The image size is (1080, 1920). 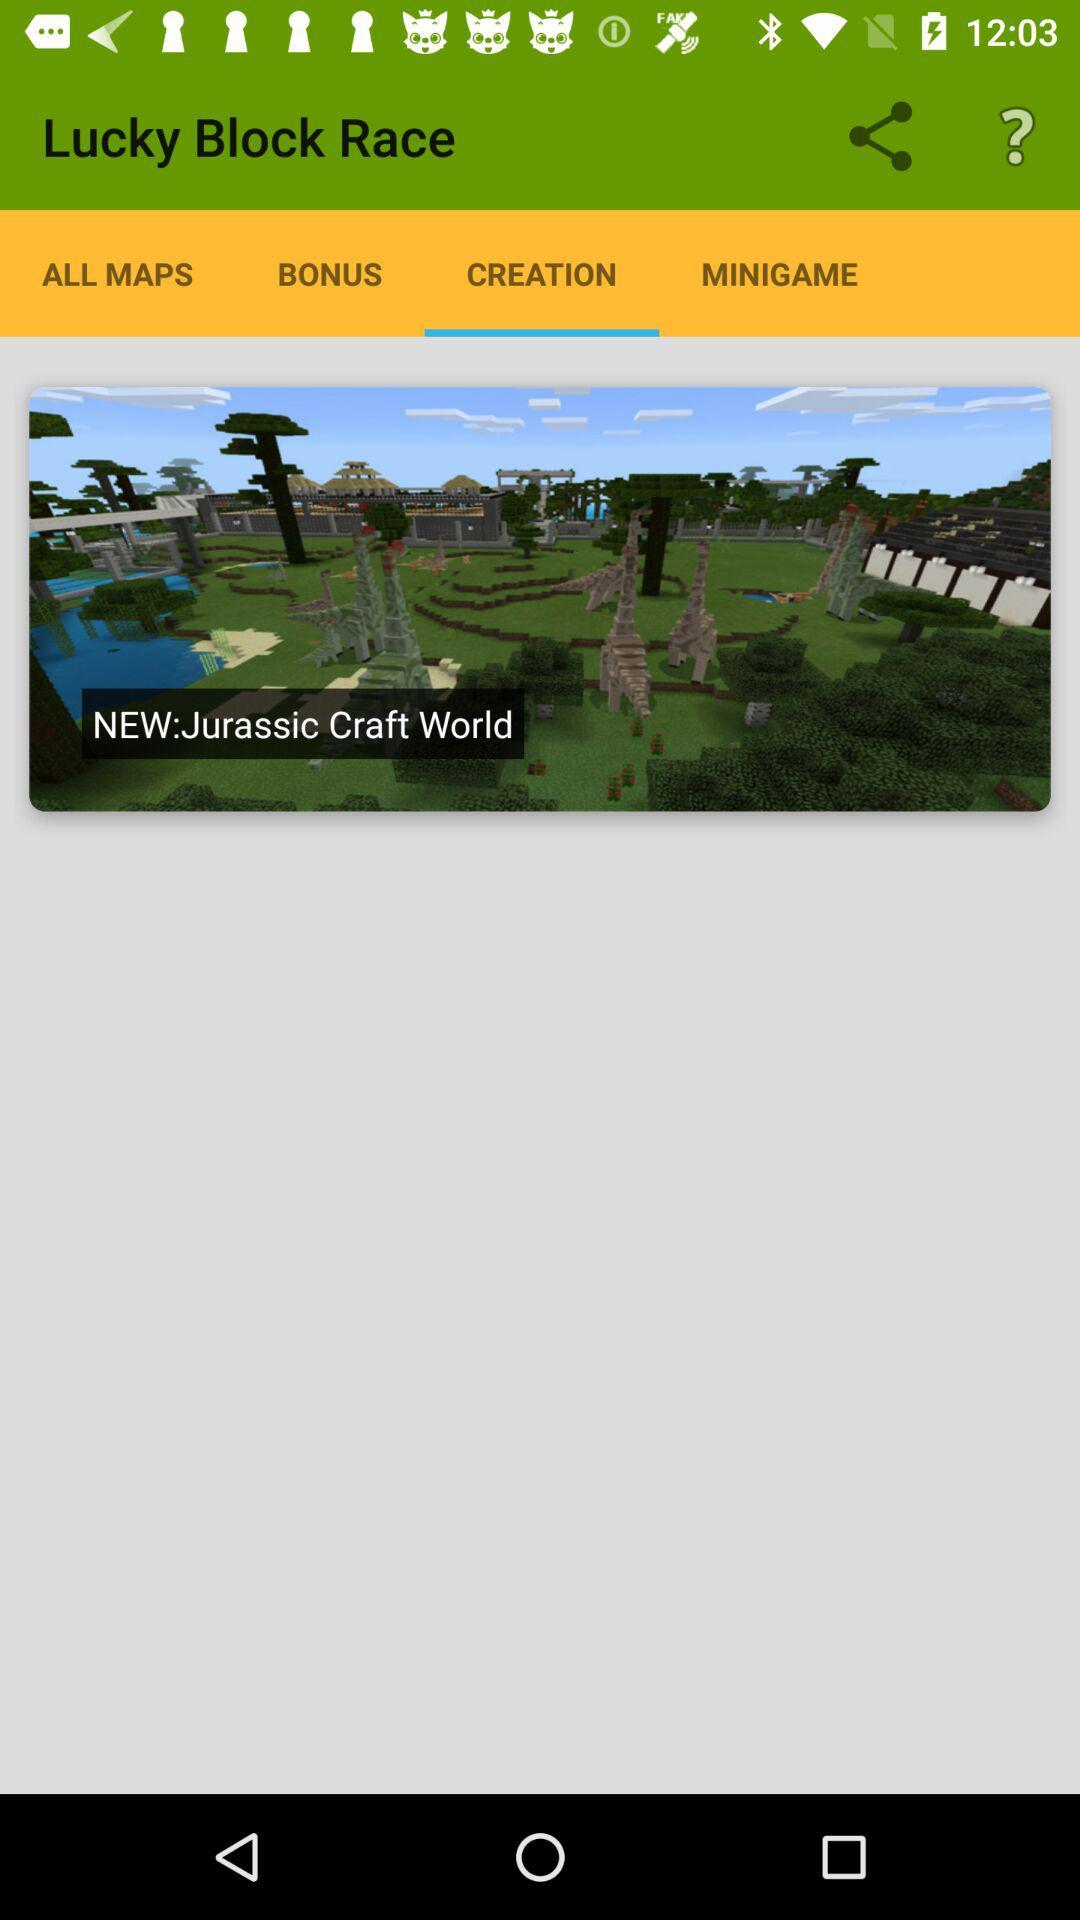 What do you see at coordinates (778, 272) in the screenshot?
I see `the item to the right of the creation` at bounding box center [778, 272].